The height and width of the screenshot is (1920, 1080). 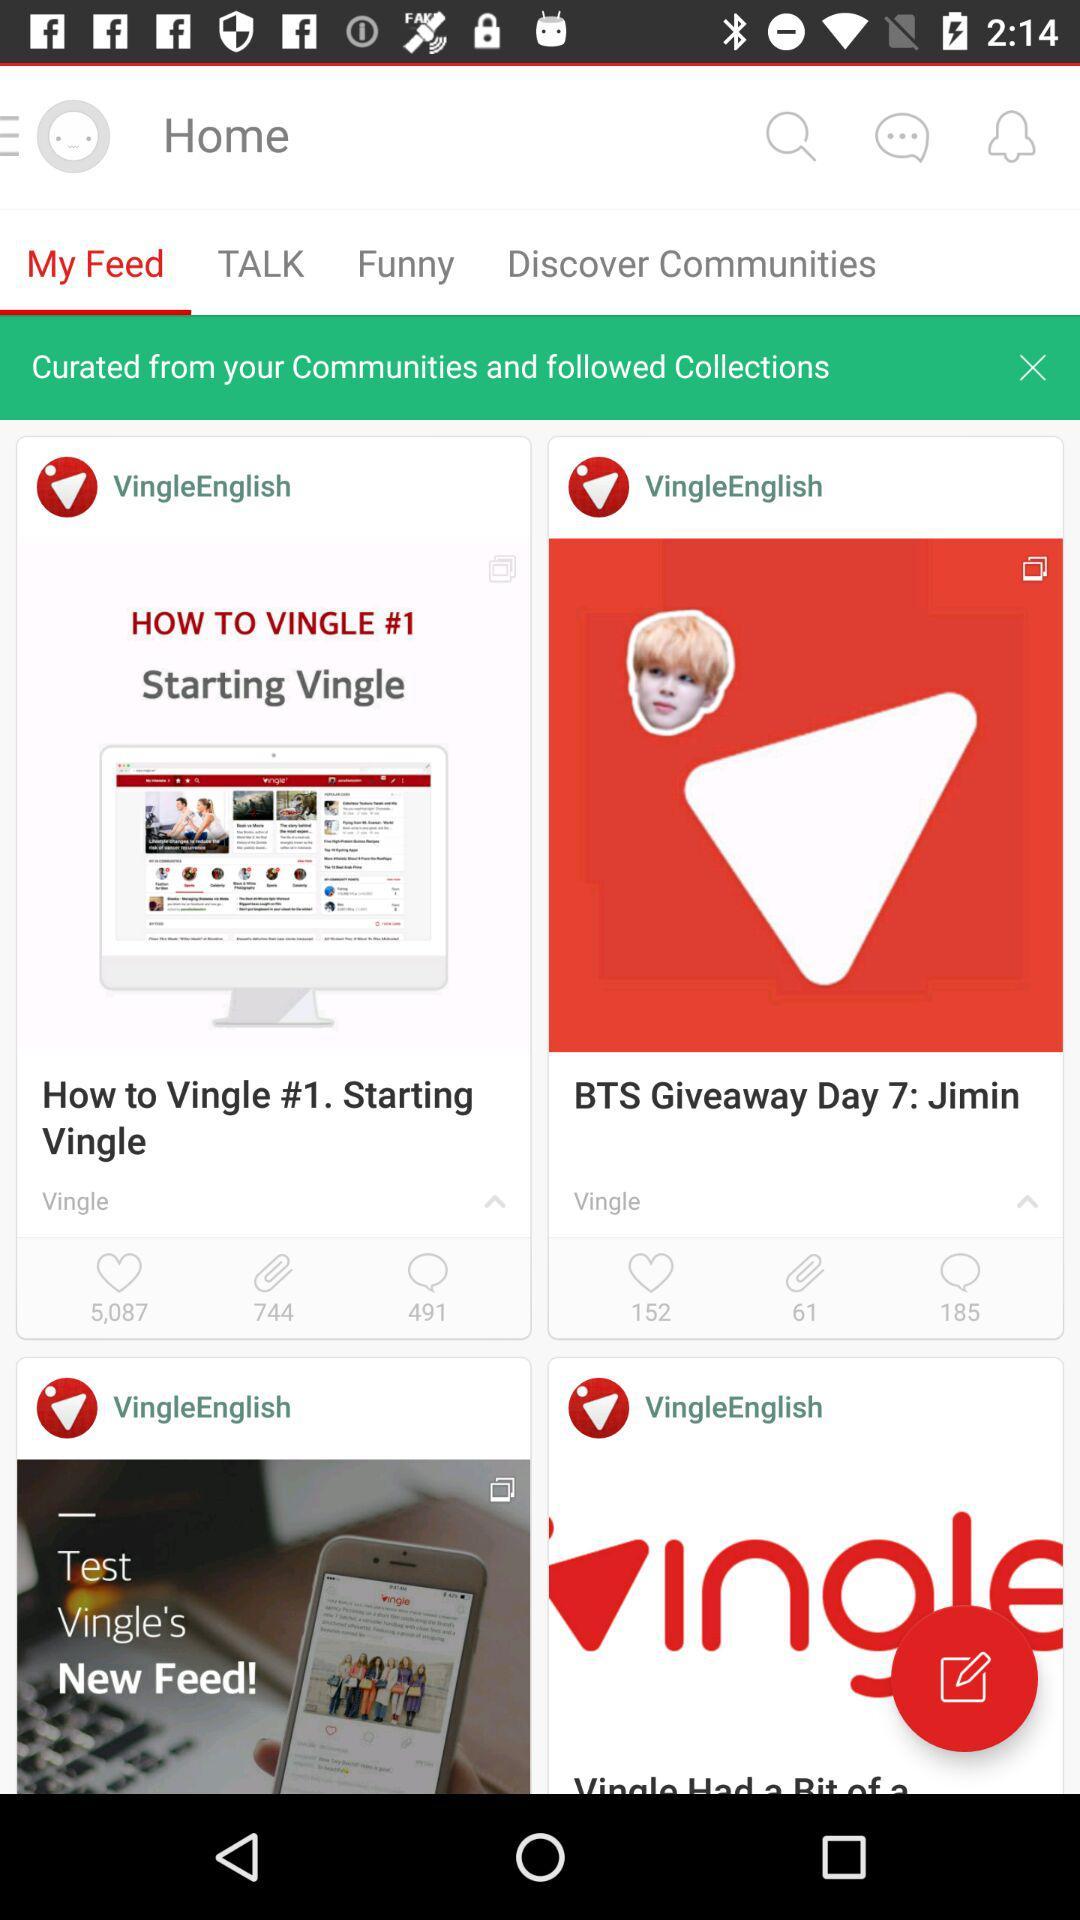 What do you see at coordinates (789, 135) in the screenshot?
I see `the search icon` at bounding box center [789, 135].